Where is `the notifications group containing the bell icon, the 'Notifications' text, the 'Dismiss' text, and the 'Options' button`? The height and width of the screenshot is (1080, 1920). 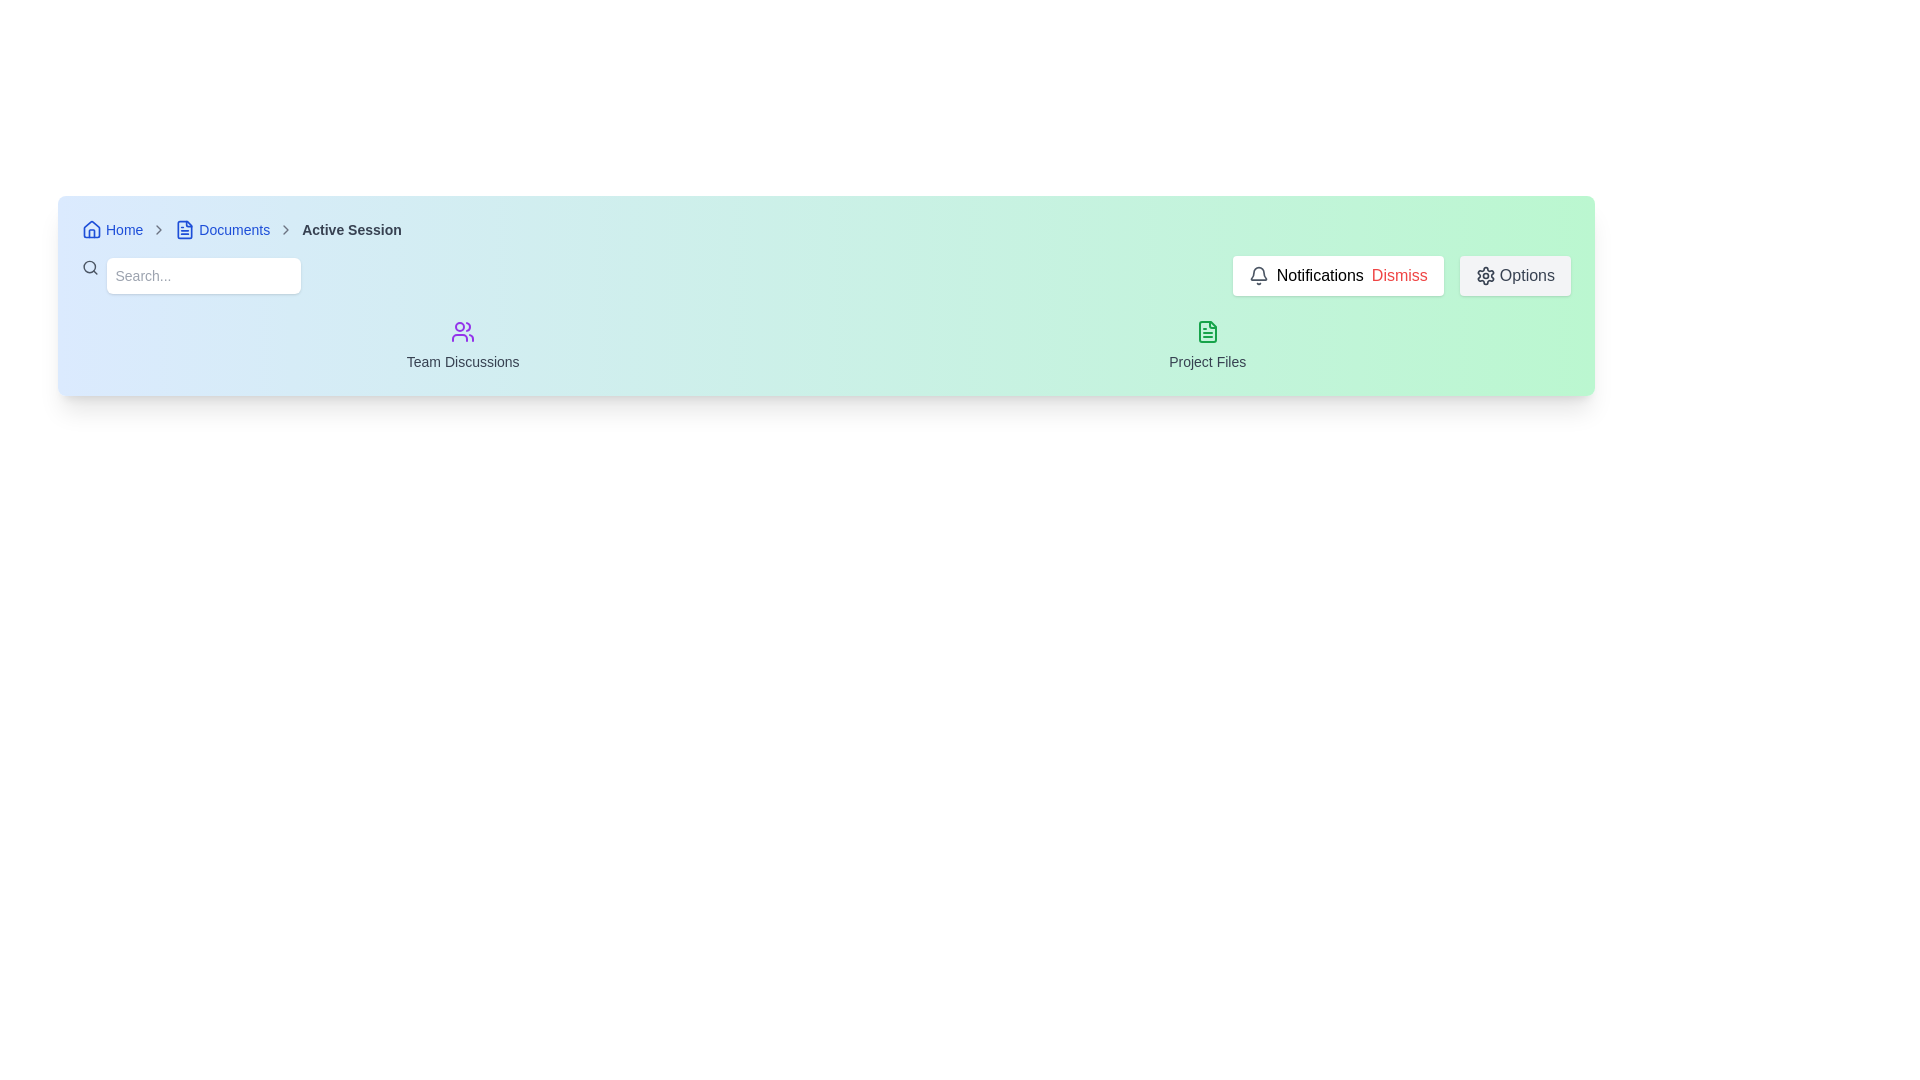
the notifications group containing the bell icon, the 'Notifications' text, the 'Dismiss' text, and the 'Options' button is located at coordinates (1400, 276).